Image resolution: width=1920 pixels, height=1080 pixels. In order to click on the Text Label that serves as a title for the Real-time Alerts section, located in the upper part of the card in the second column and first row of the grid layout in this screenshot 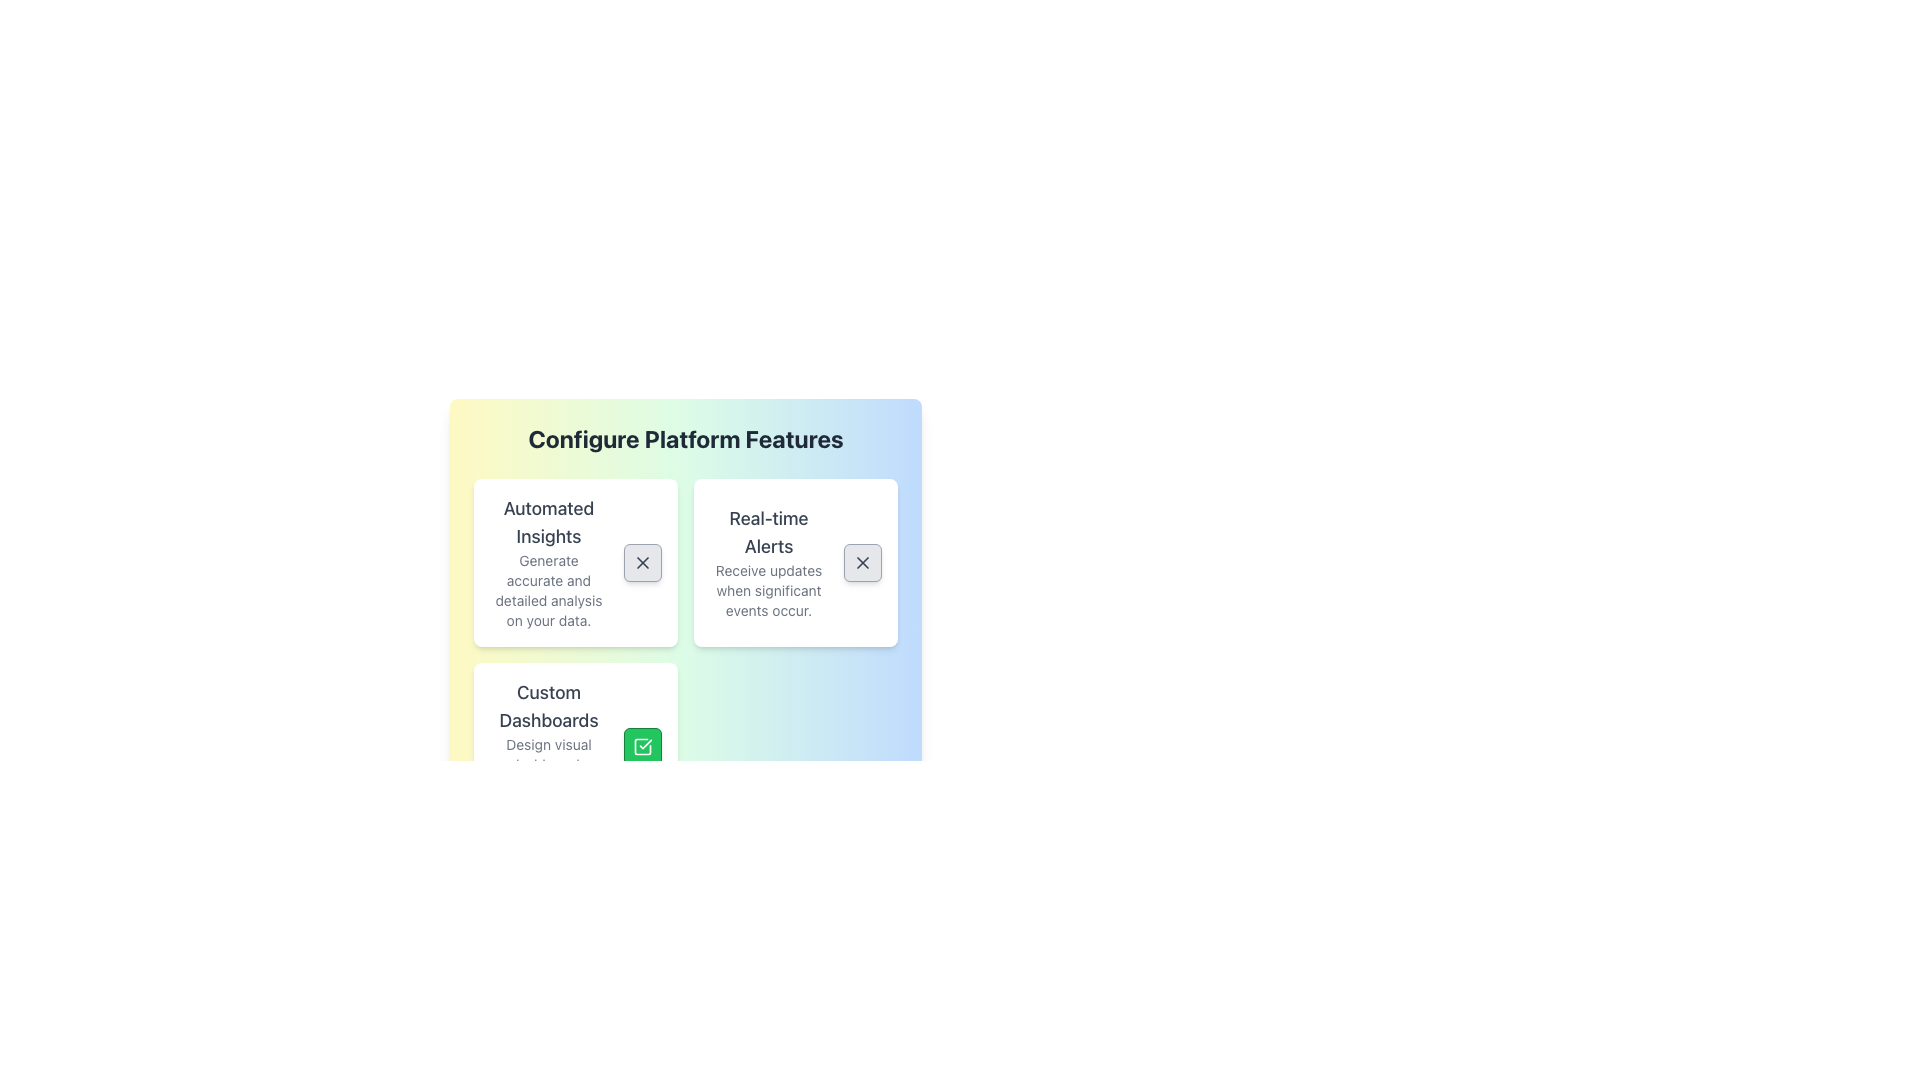, I will do `click(767, 531)`.